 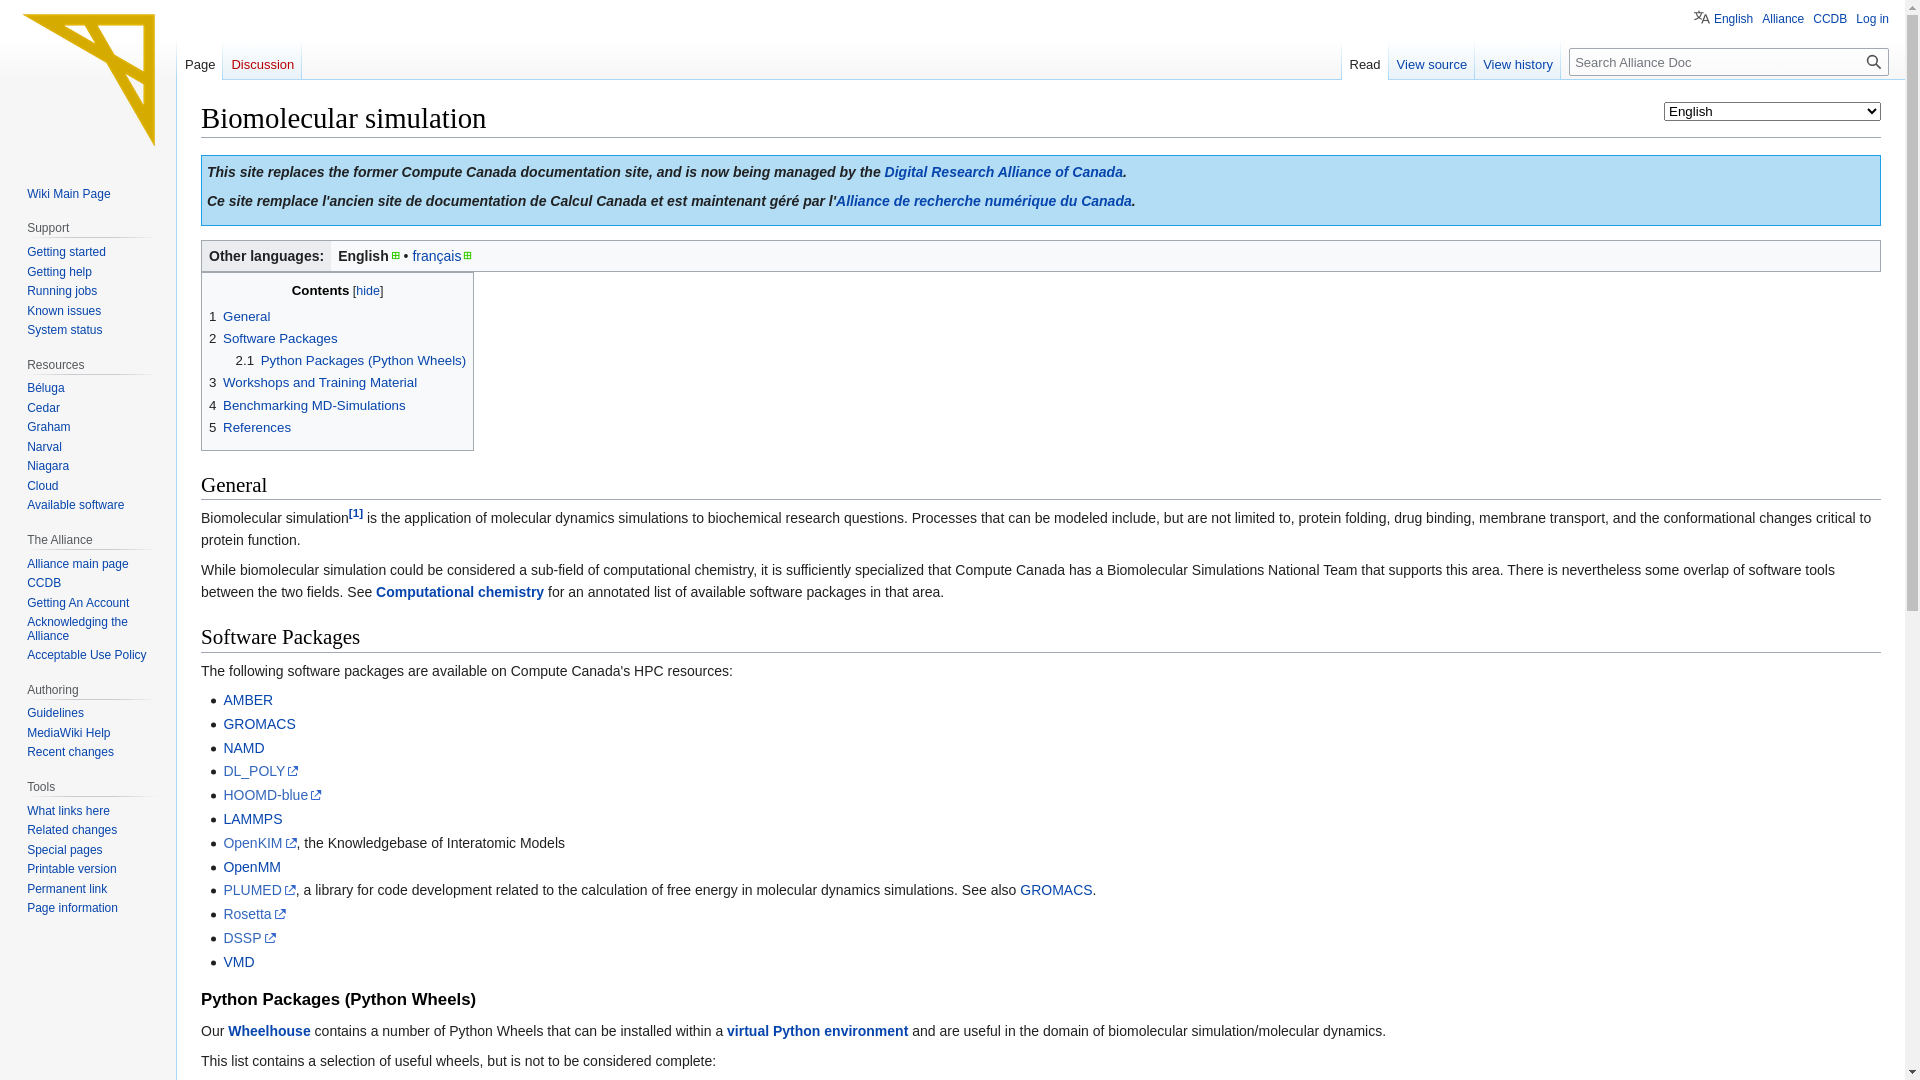 What do you see at coordinates (27, 655) in the screenshot?
I see `'Acceptable Use Policy'` at bounding box center [27, 655].